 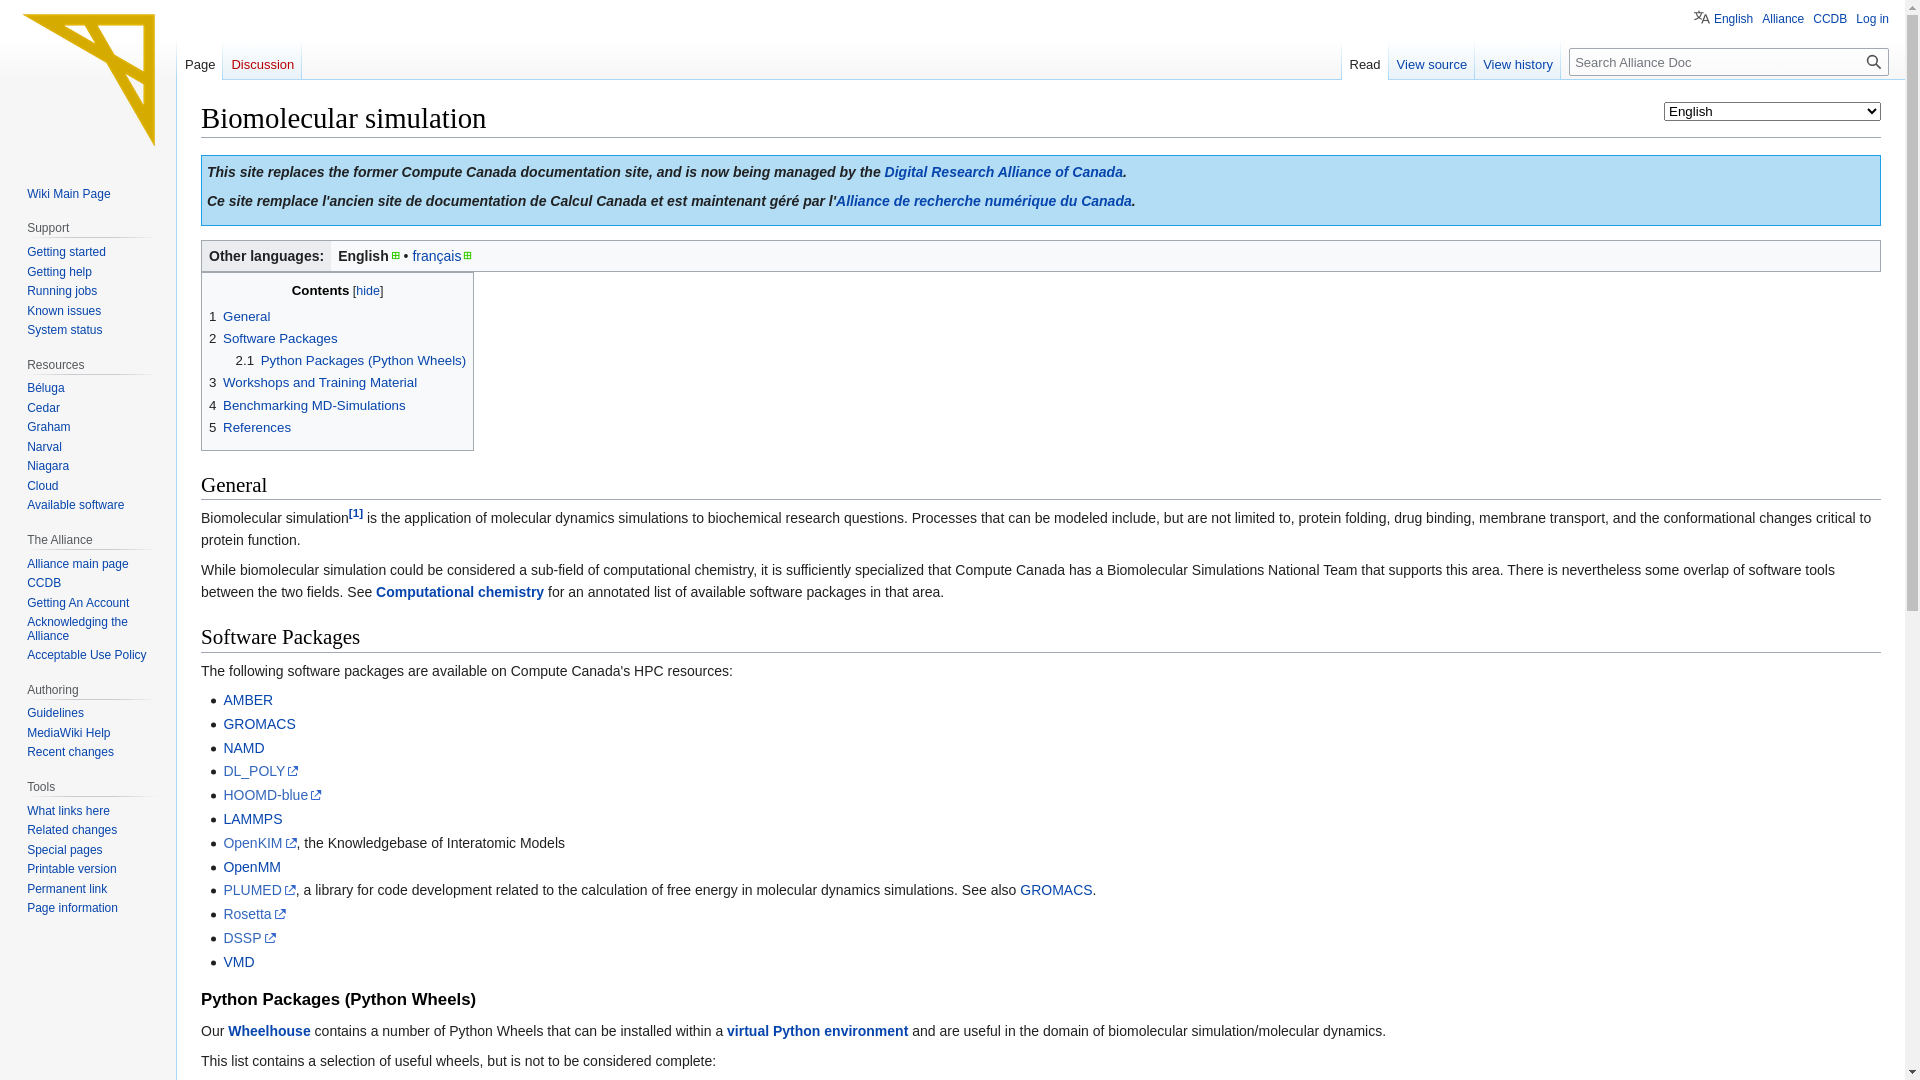 What do you see at coordinates (27, 655) in the screenshot?
I see `'Acceptable Use Policy'` at bounding box center [27, 655].